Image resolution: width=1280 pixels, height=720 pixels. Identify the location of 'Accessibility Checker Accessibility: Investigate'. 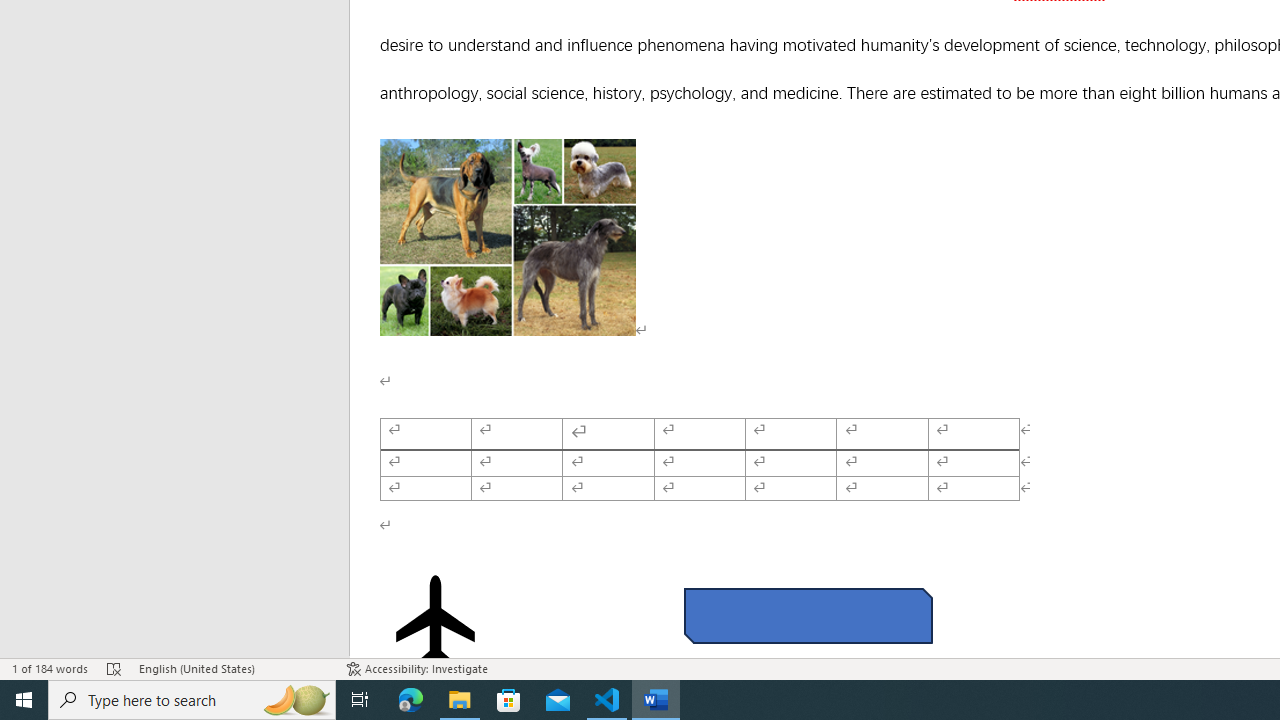
(416, 669).